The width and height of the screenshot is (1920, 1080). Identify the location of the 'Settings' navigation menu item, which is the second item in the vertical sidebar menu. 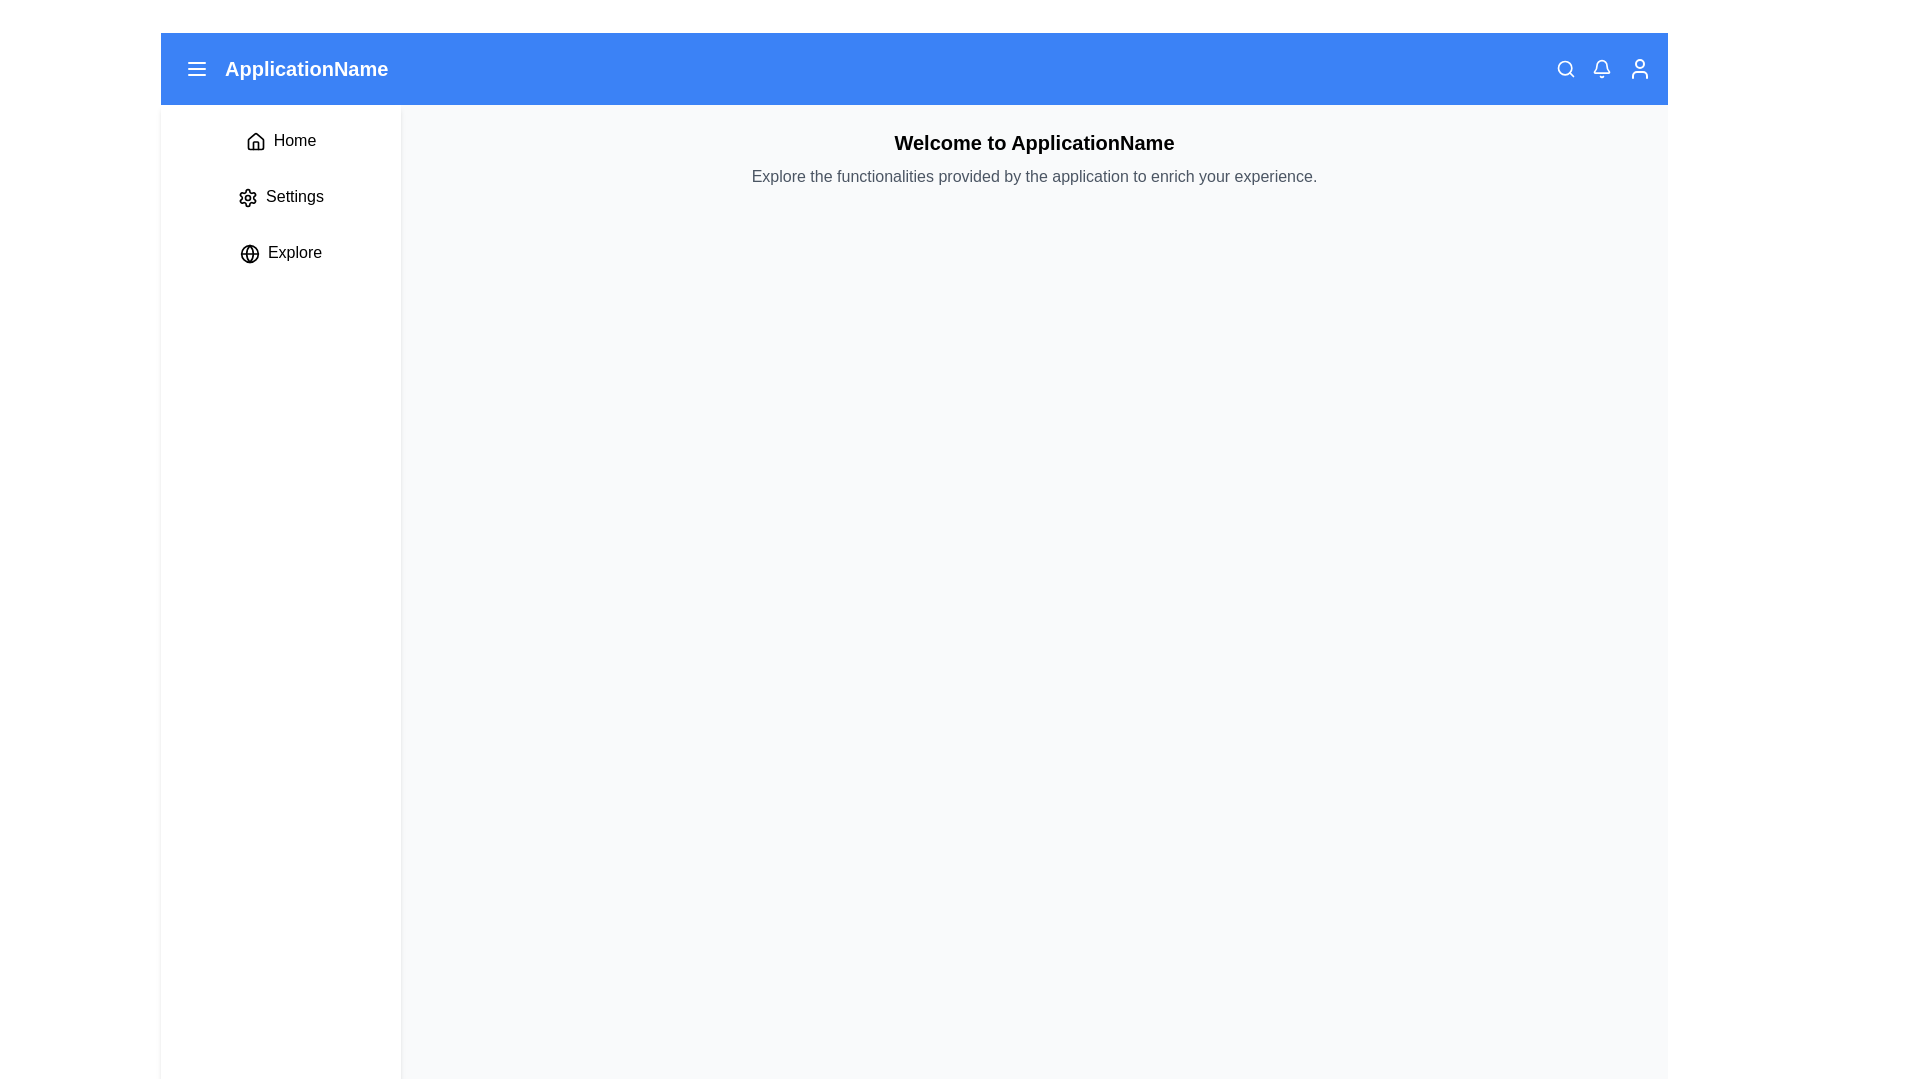
(280, 196).